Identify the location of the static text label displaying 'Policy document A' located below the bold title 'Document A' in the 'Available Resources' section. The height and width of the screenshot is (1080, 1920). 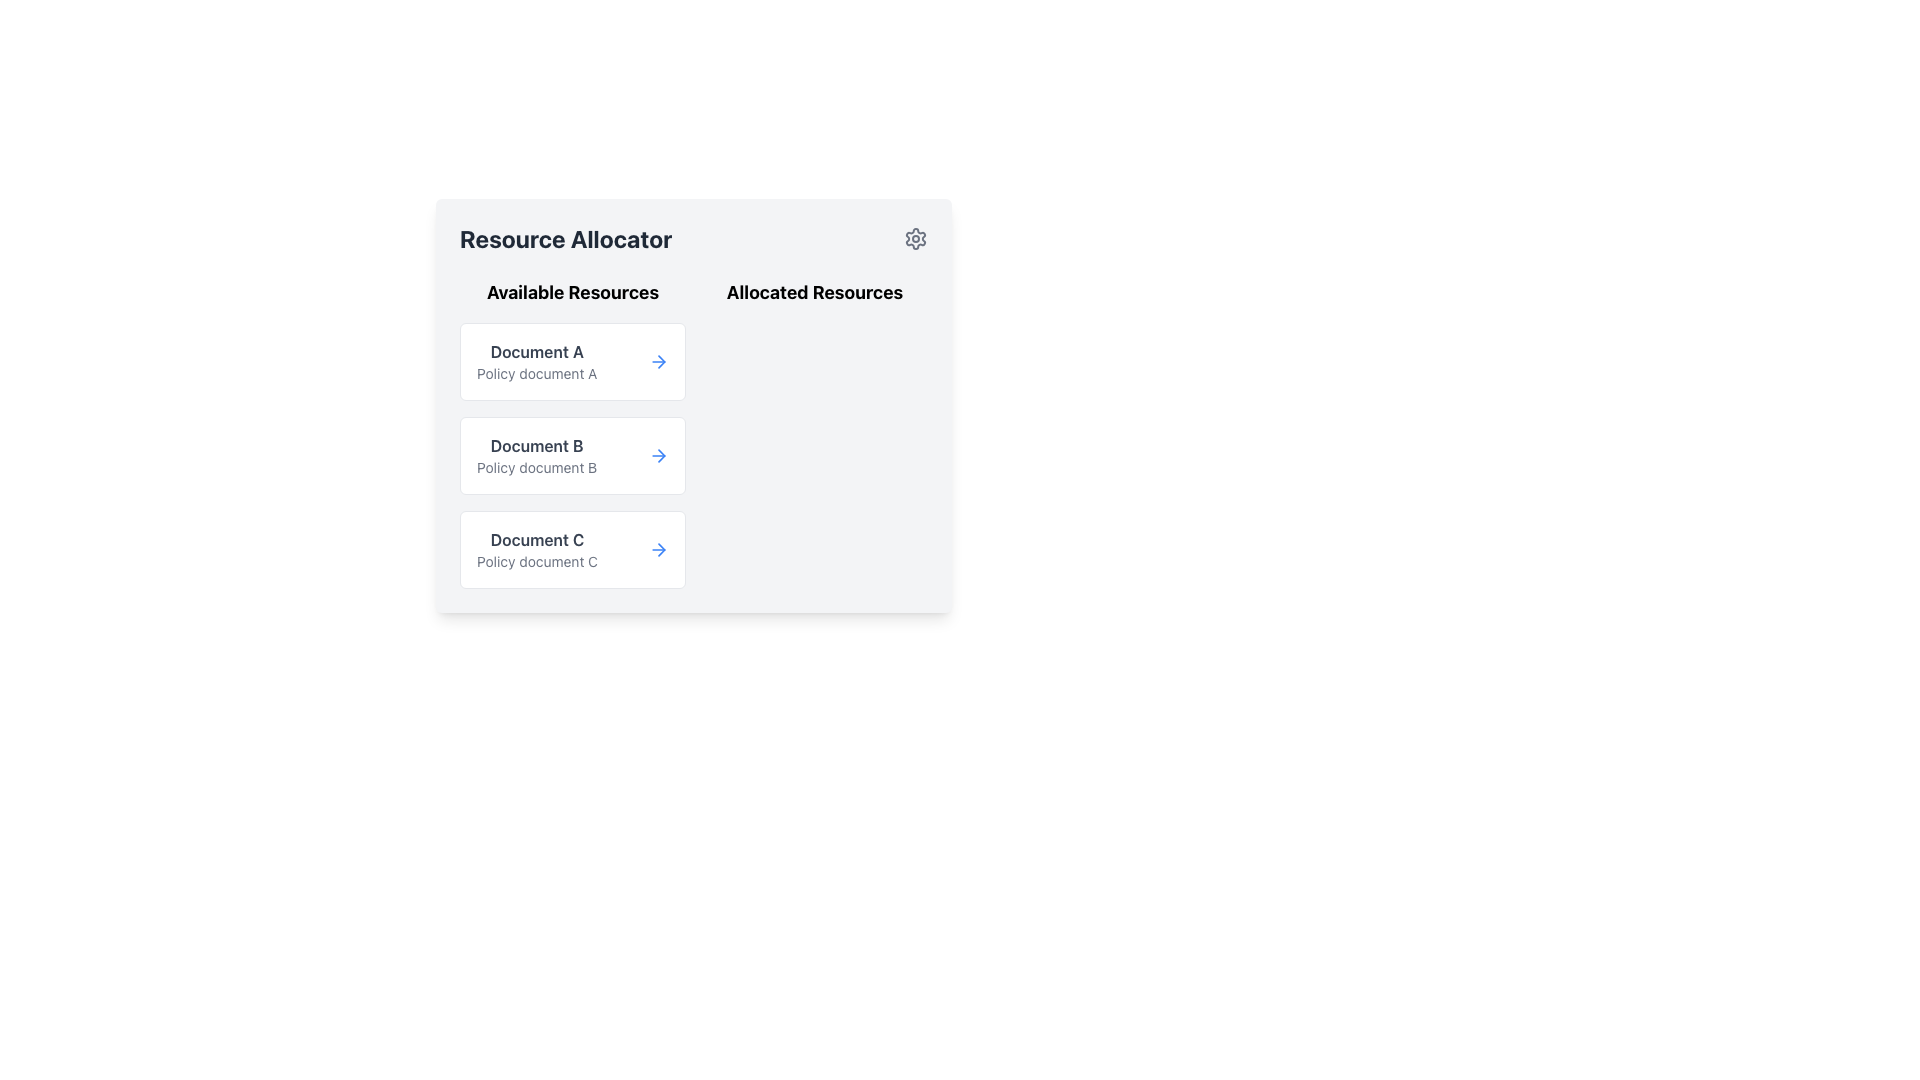
(537, 374).